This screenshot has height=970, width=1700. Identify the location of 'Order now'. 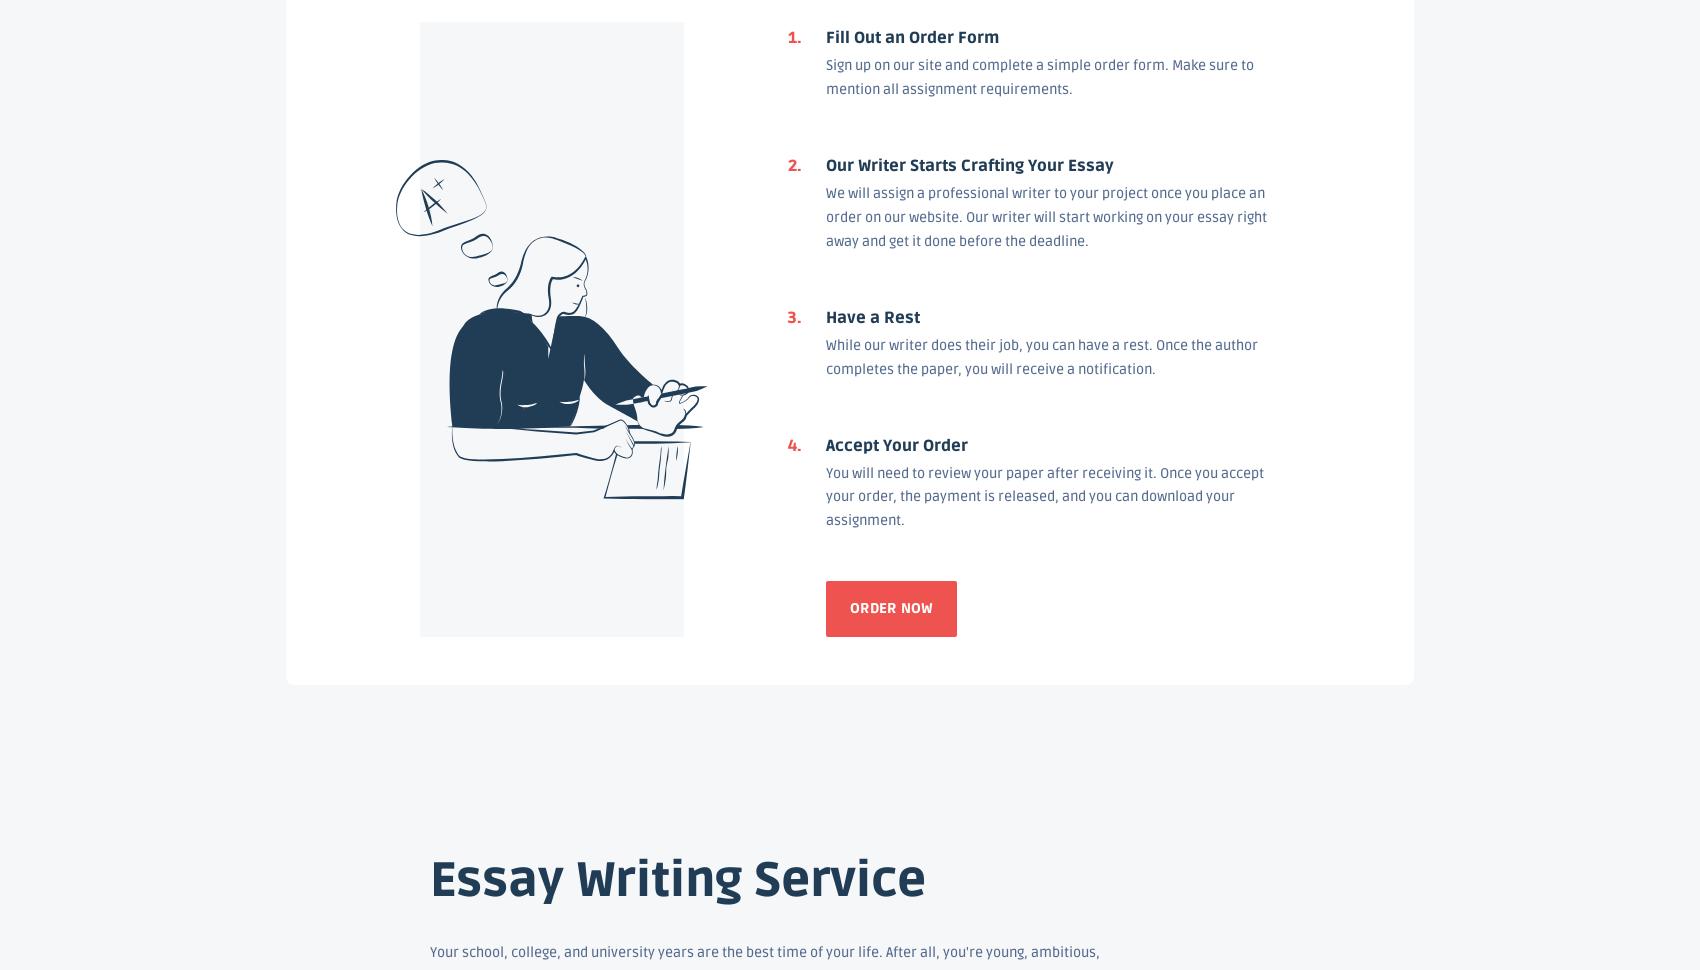
(890, 608).